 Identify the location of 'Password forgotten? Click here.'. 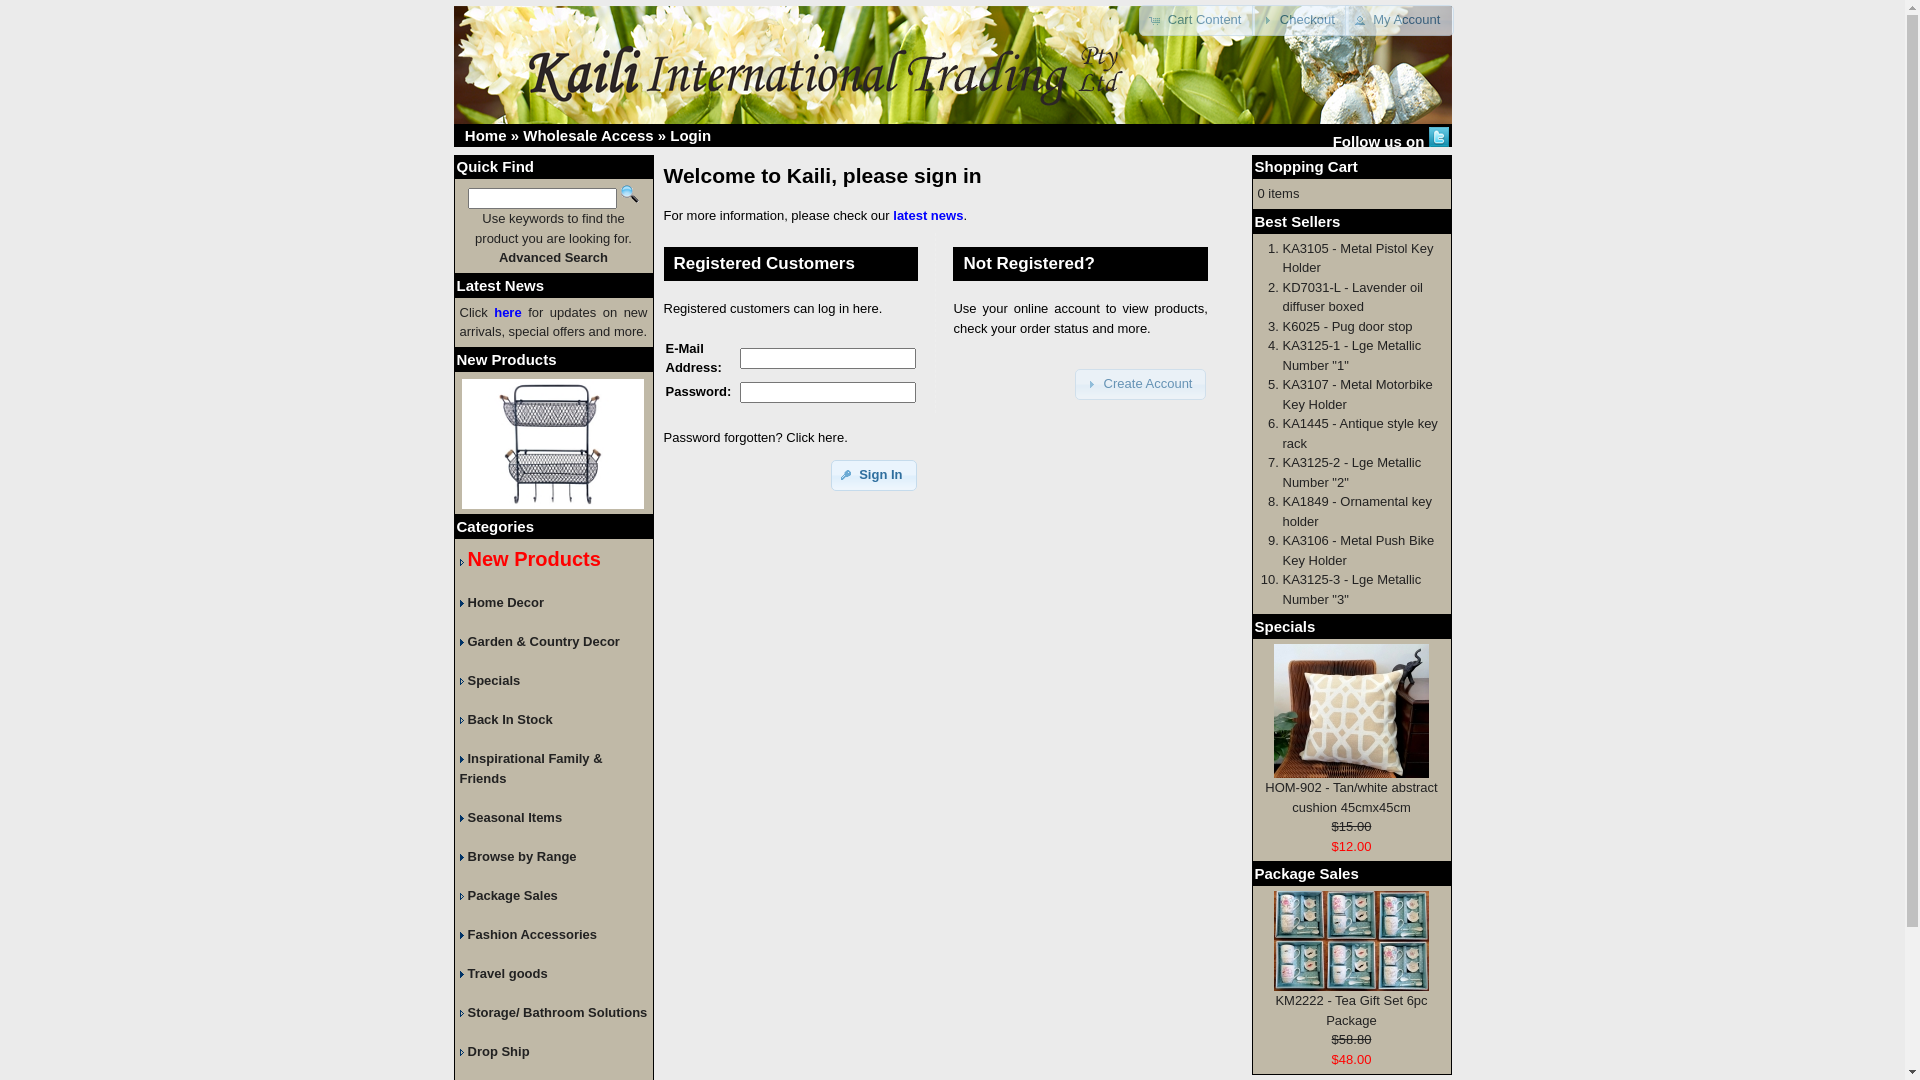
(754, 436).